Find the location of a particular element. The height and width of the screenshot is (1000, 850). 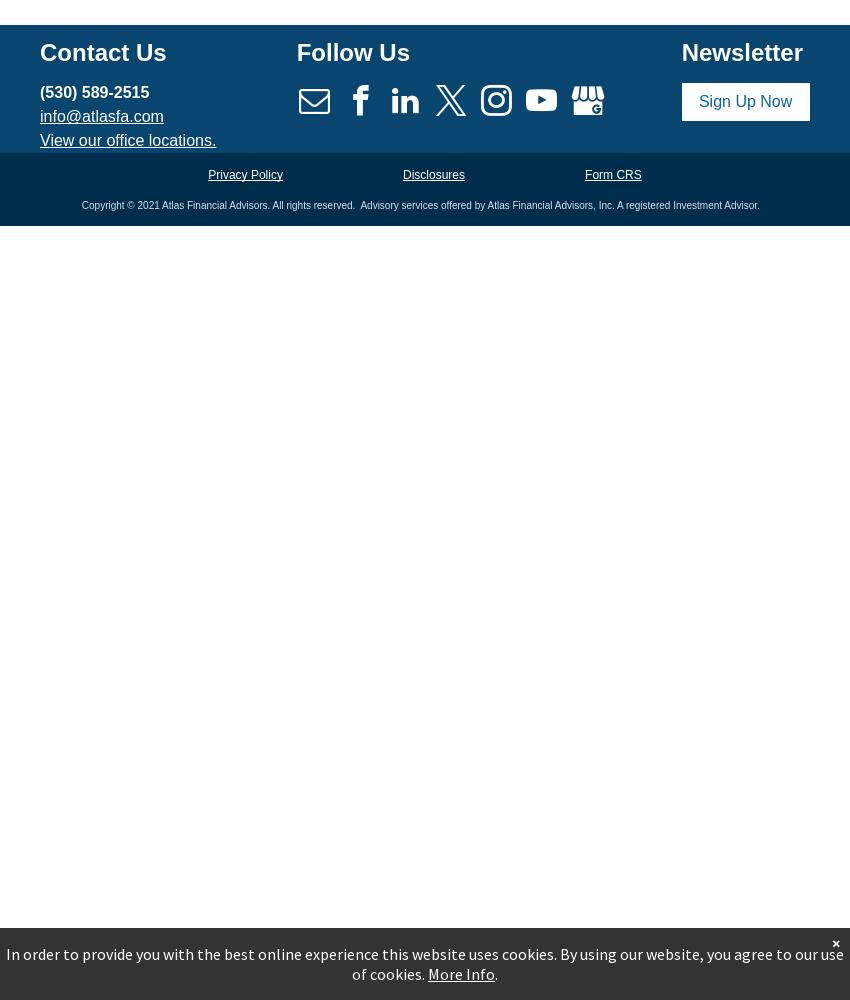

'In order to provide you with the best online experience this website uses cookies. By using our website, you agree to our use of cookies.' is located at coordinates (5, 963).